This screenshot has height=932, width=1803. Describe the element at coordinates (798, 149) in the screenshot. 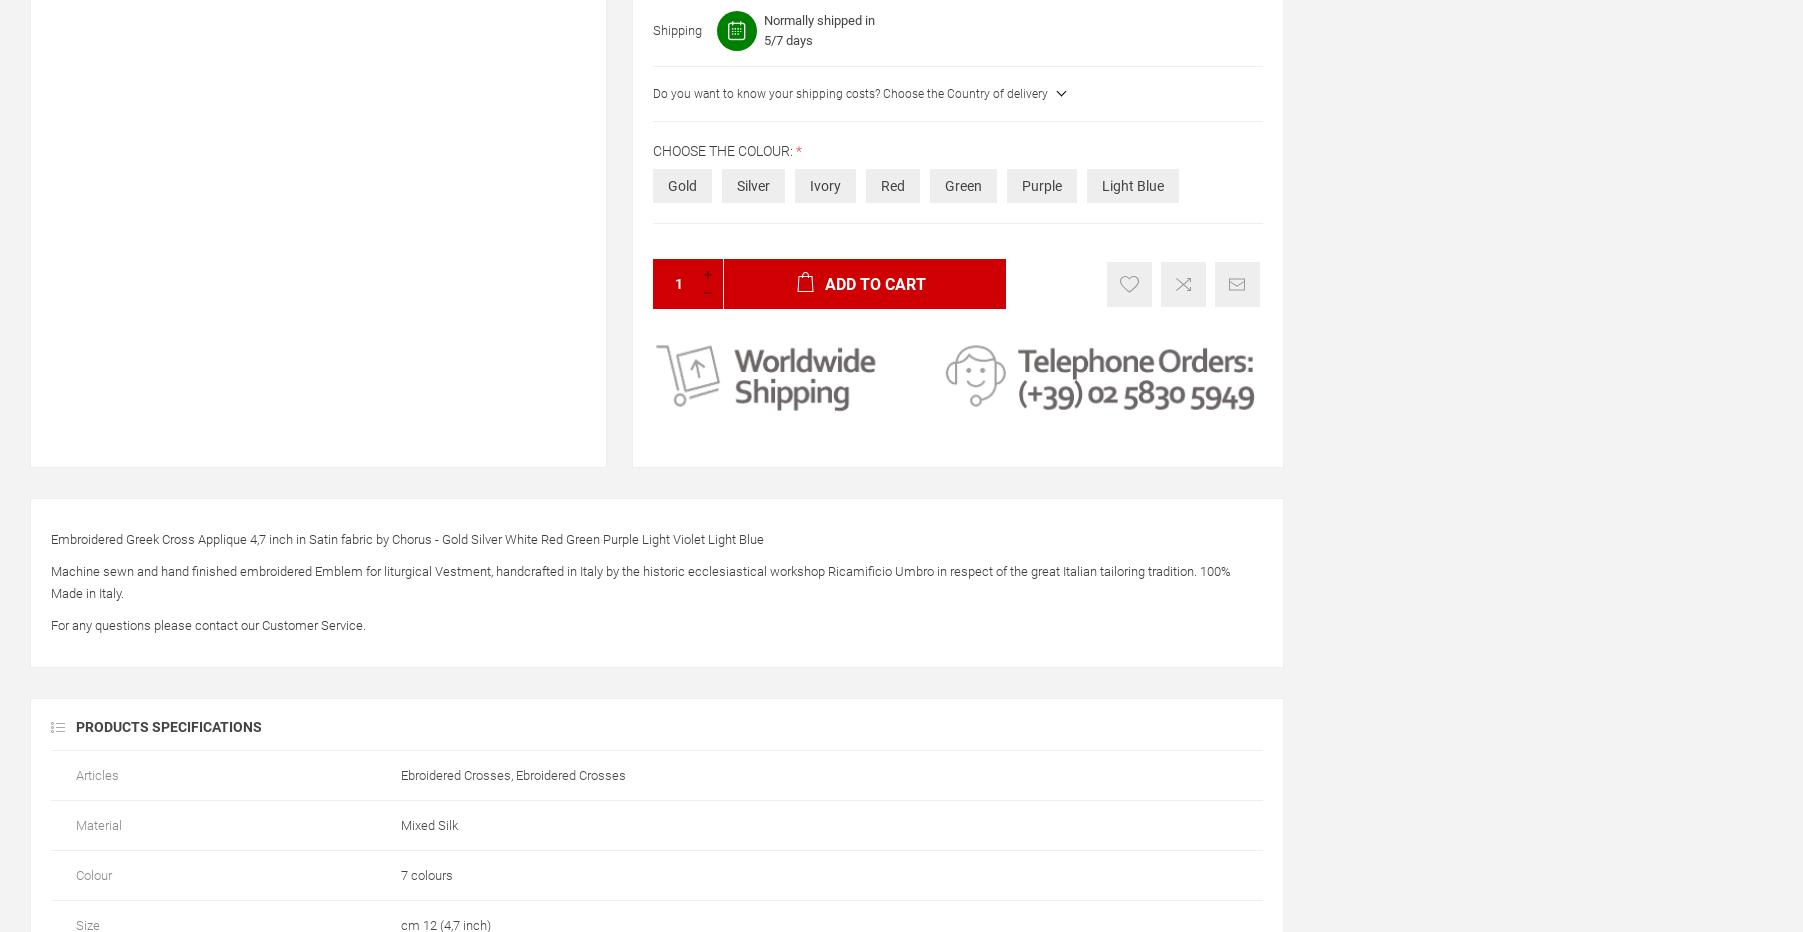

I see `'*'` at that location.